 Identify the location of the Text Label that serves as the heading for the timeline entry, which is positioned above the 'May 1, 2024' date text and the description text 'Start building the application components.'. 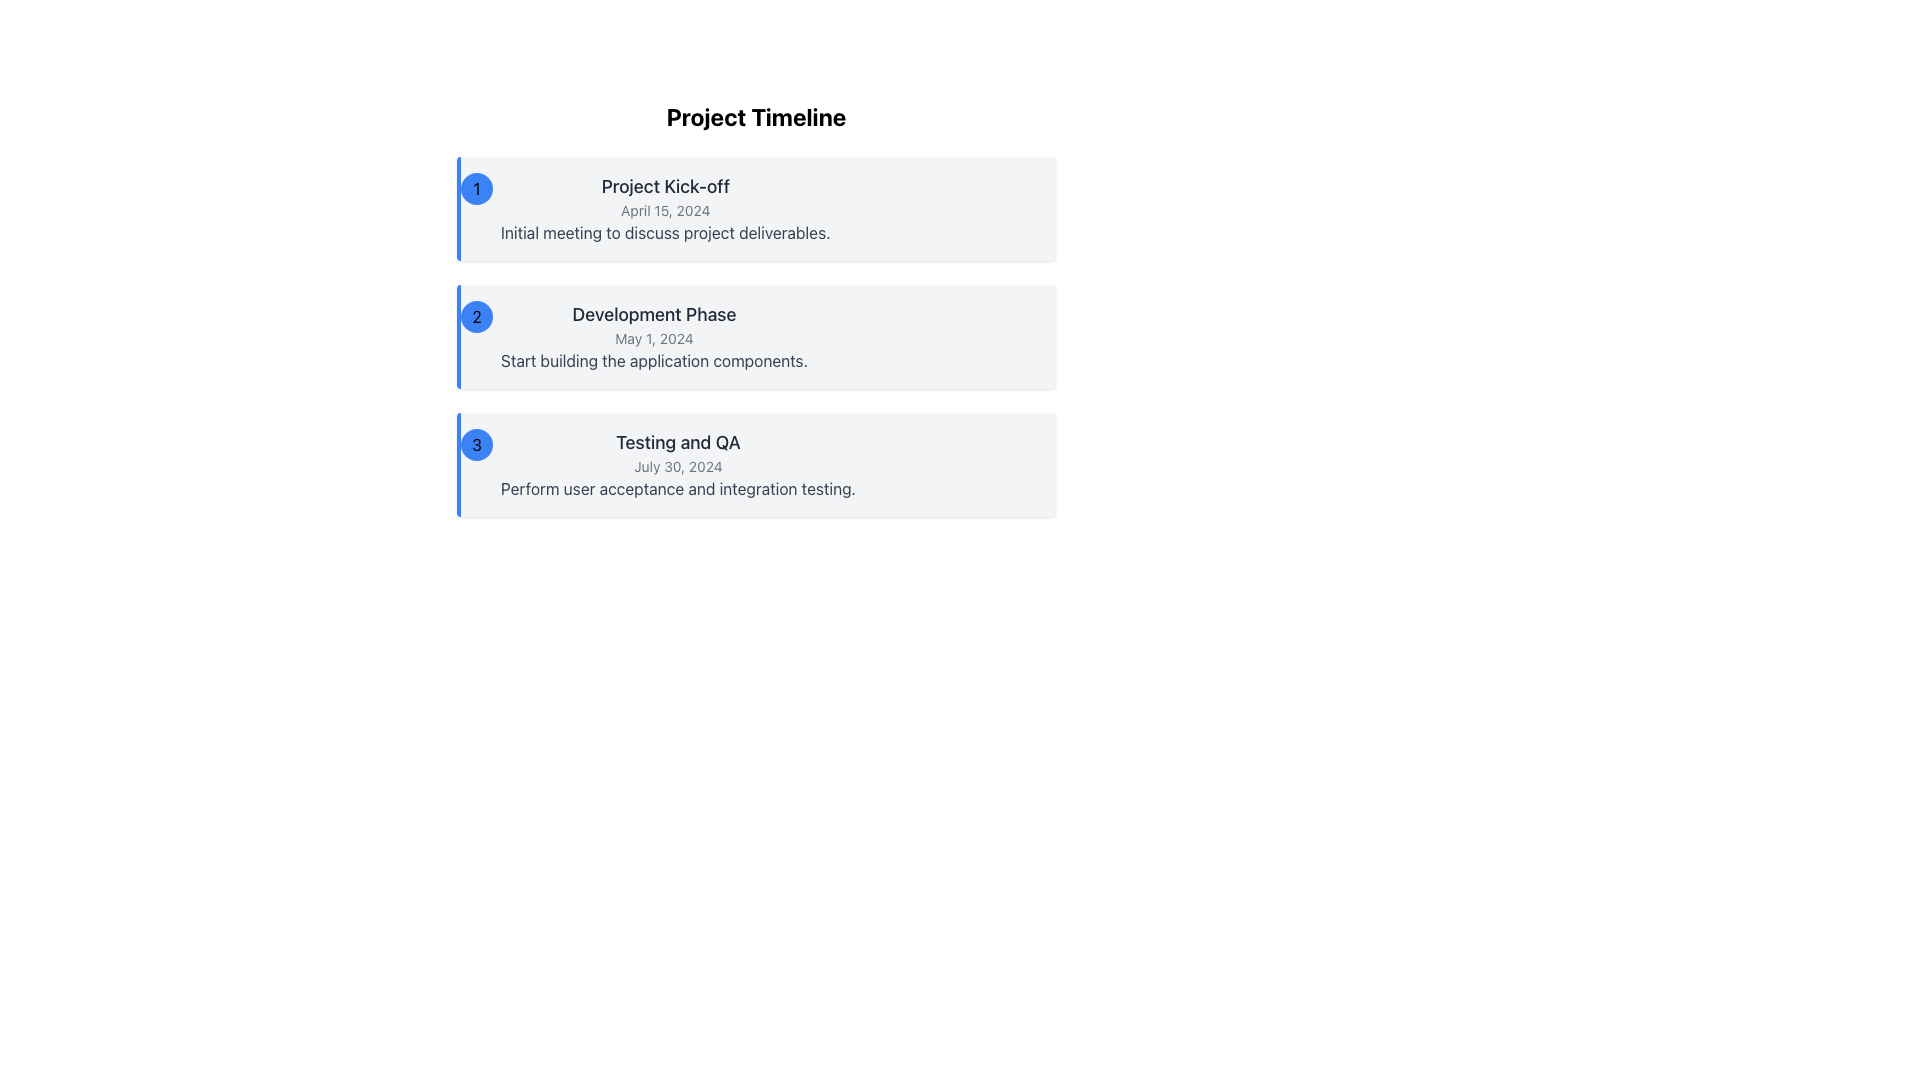
(654, 315).